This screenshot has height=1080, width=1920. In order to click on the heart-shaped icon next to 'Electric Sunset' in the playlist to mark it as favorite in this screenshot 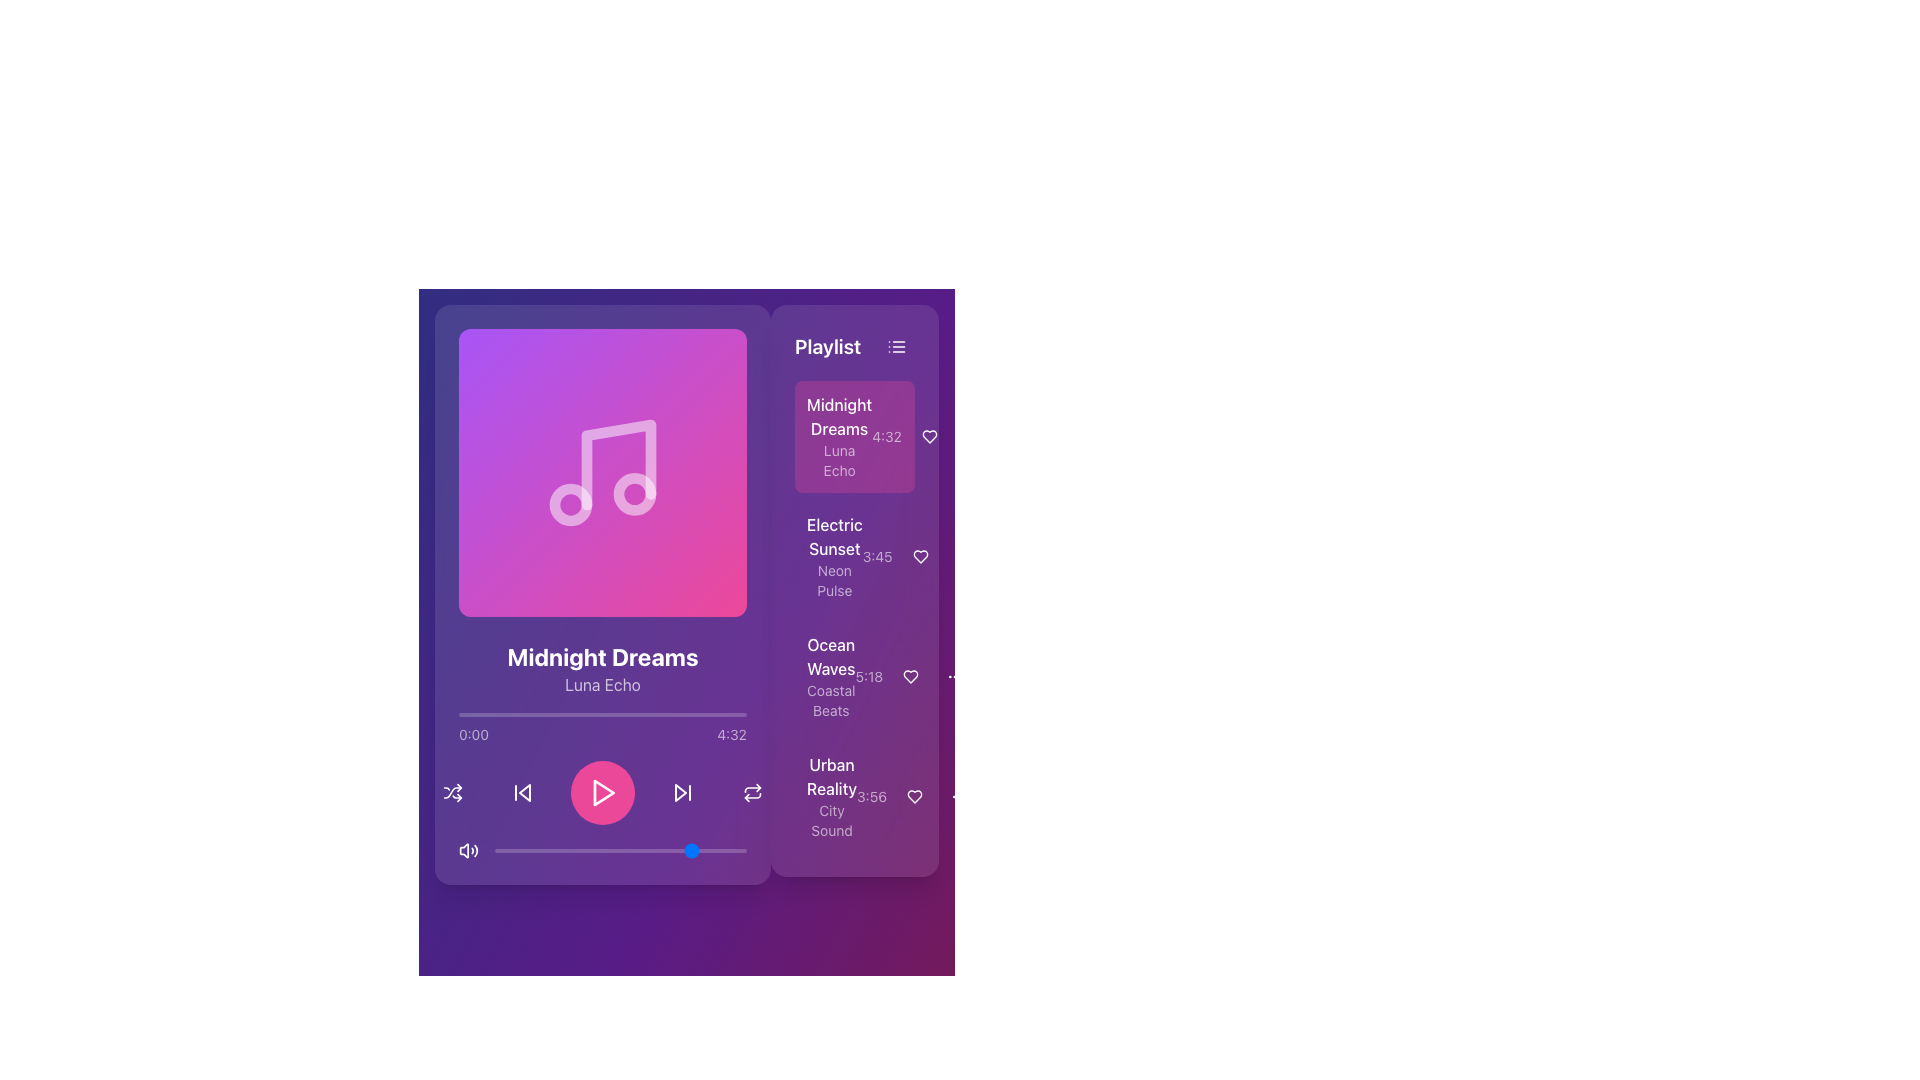, I will do `click(919, 556)`.